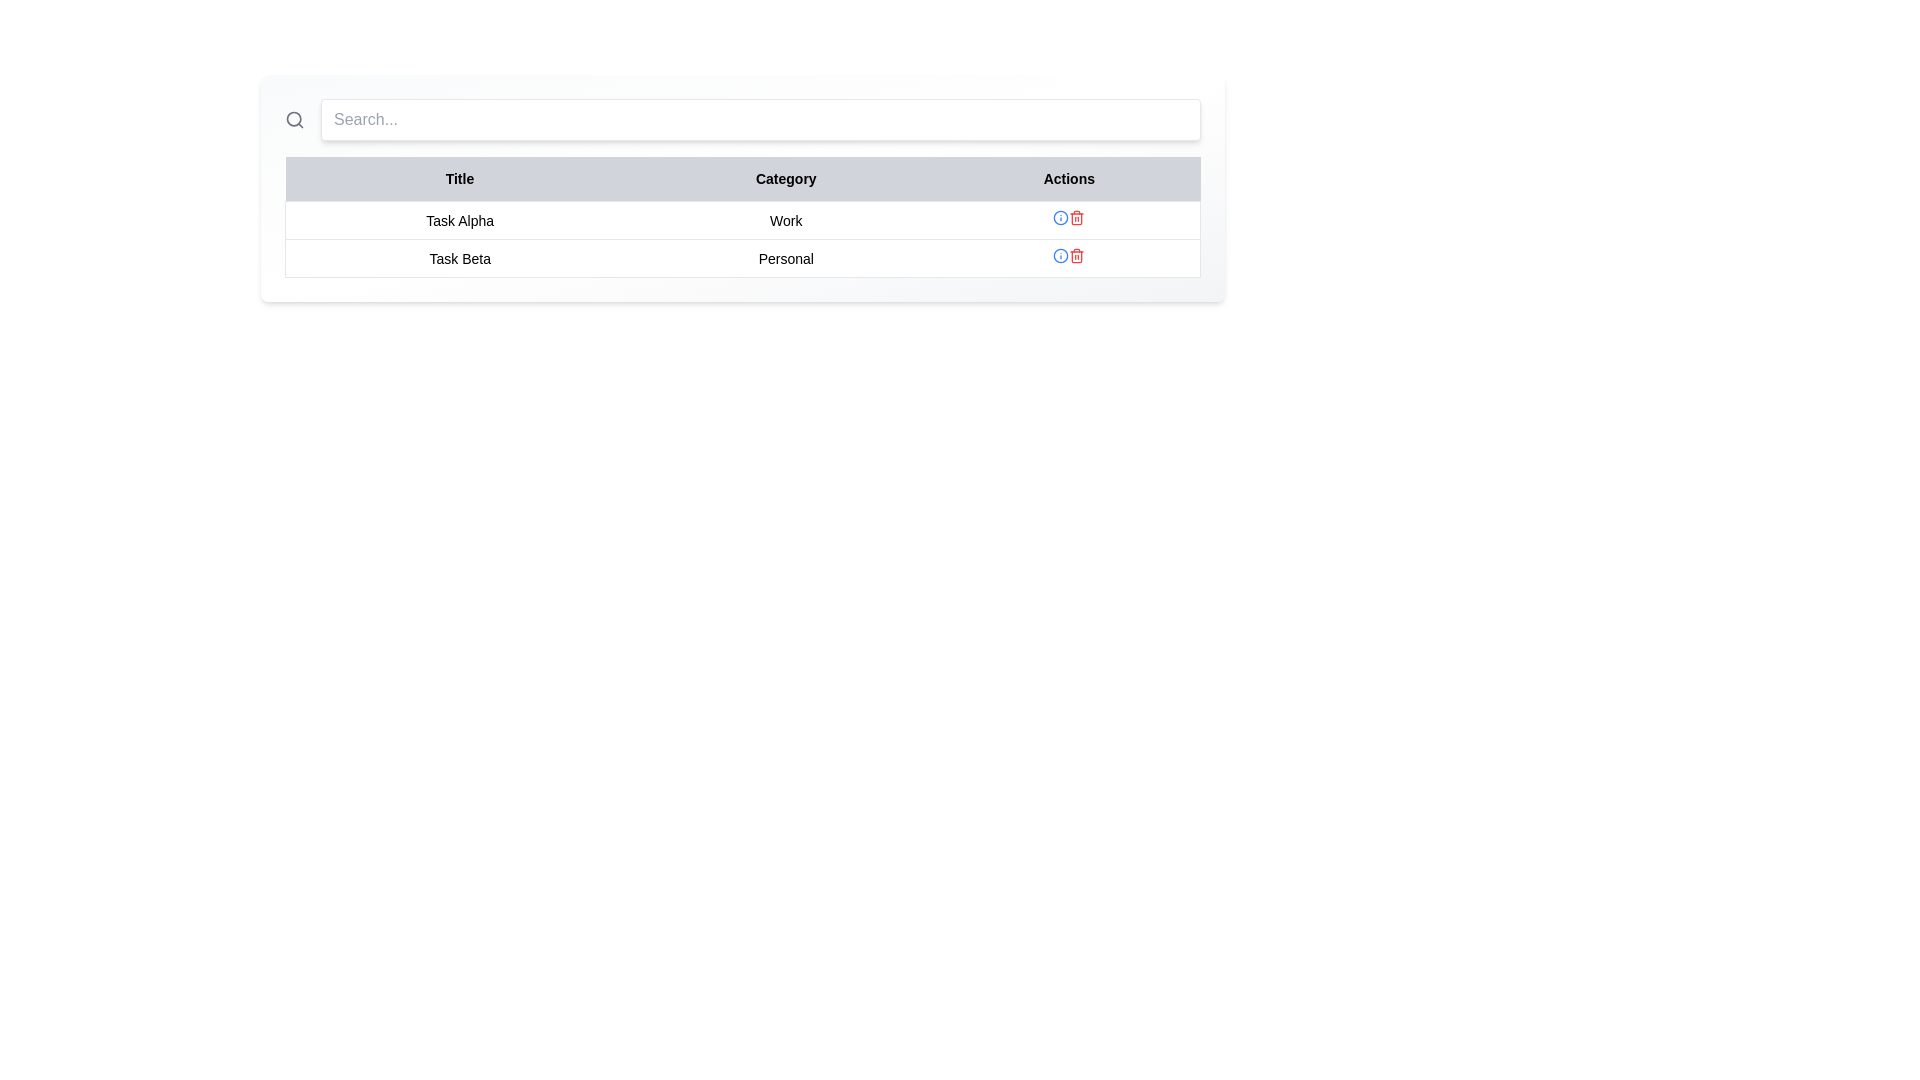  What do you see at coordinates (1060, 218) in the screenshot?
I see `the 'info' icon button located in the second row of the table under the 'Actions' column, next to the red delete icon` at bounding box center [1060, 218].